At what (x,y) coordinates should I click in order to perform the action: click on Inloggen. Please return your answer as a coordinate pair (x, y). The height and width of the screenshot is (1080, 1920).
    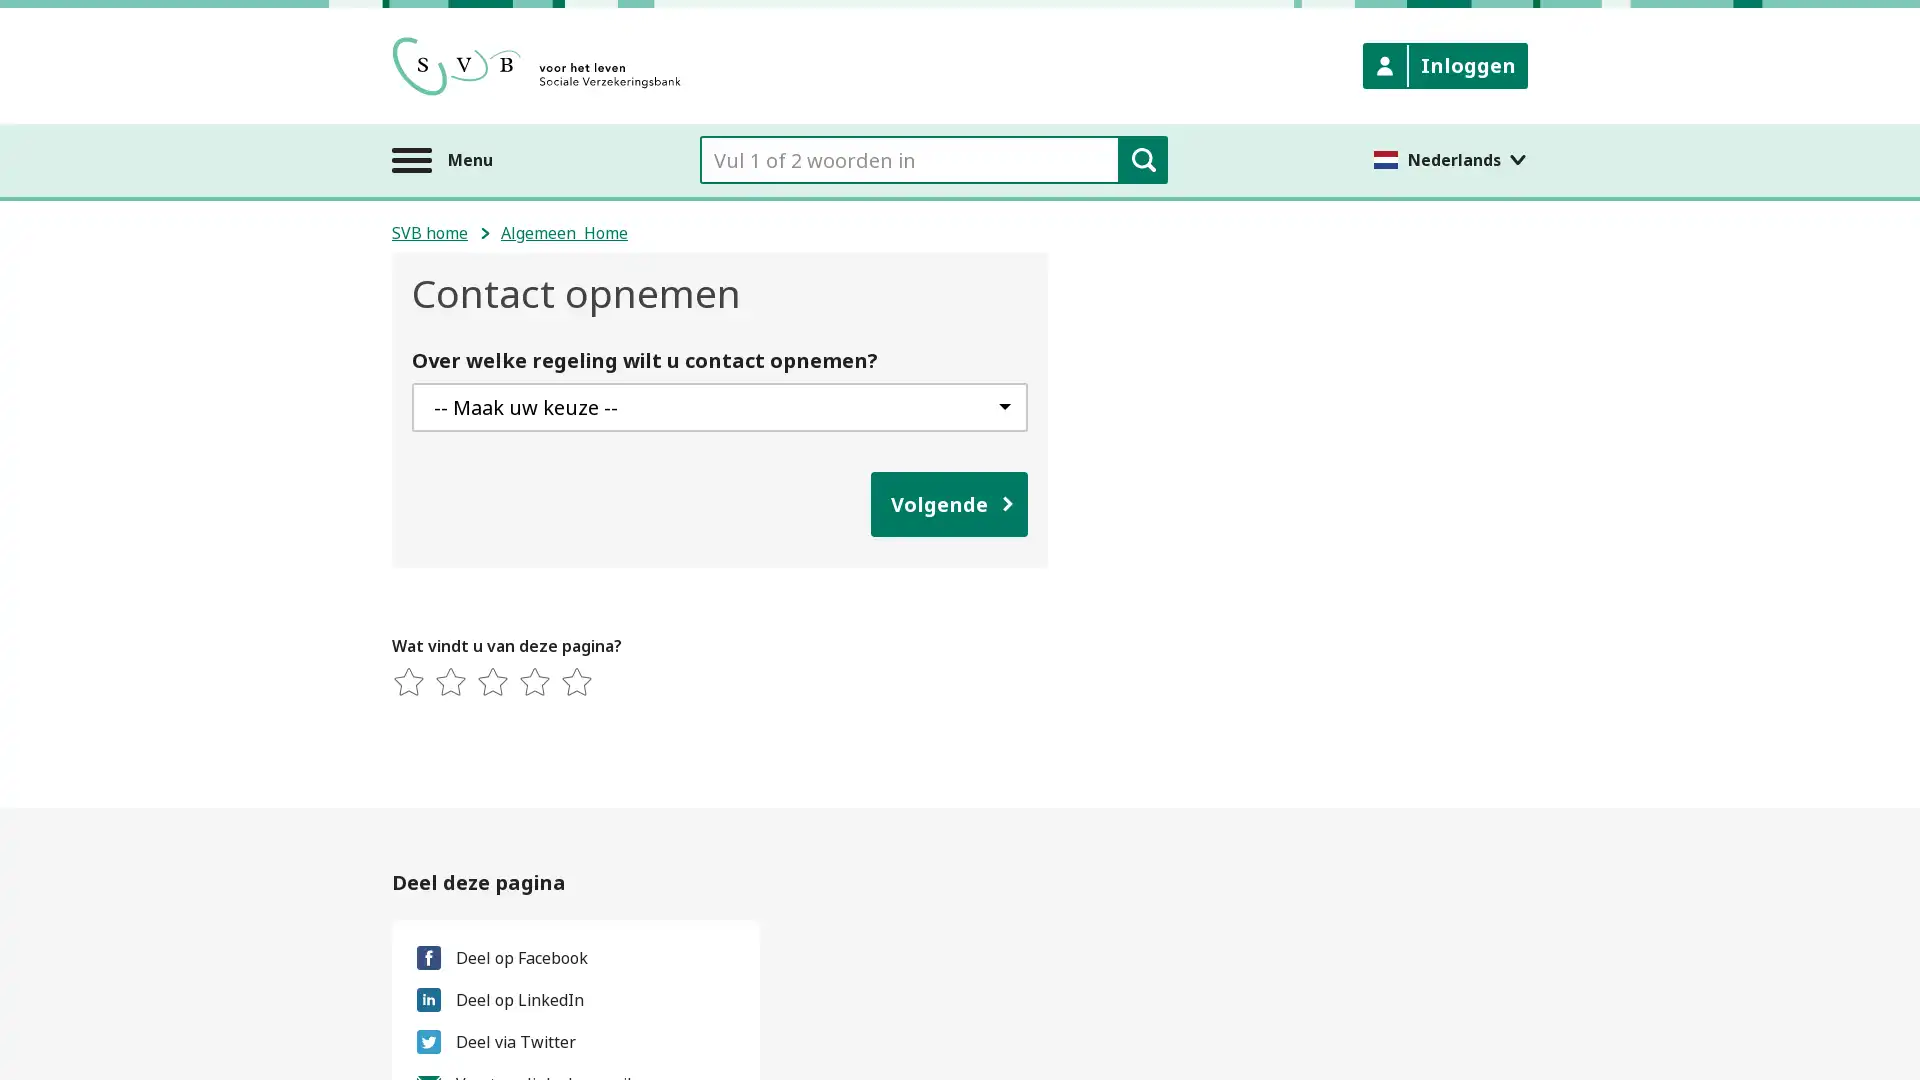
    Looking at the image, I should click on (1445, 64).